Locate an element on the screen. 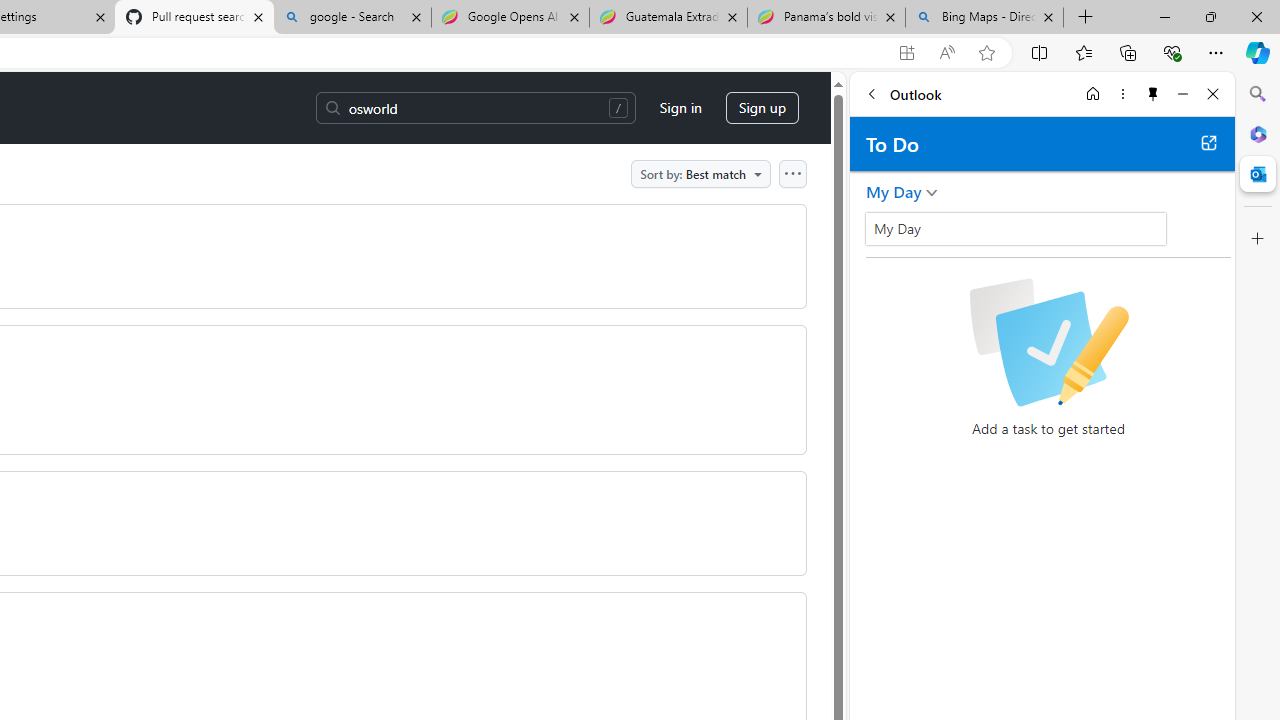 This screenshot has height=720, width=1280. 'google - Search' is located at coordinates (352, 17).